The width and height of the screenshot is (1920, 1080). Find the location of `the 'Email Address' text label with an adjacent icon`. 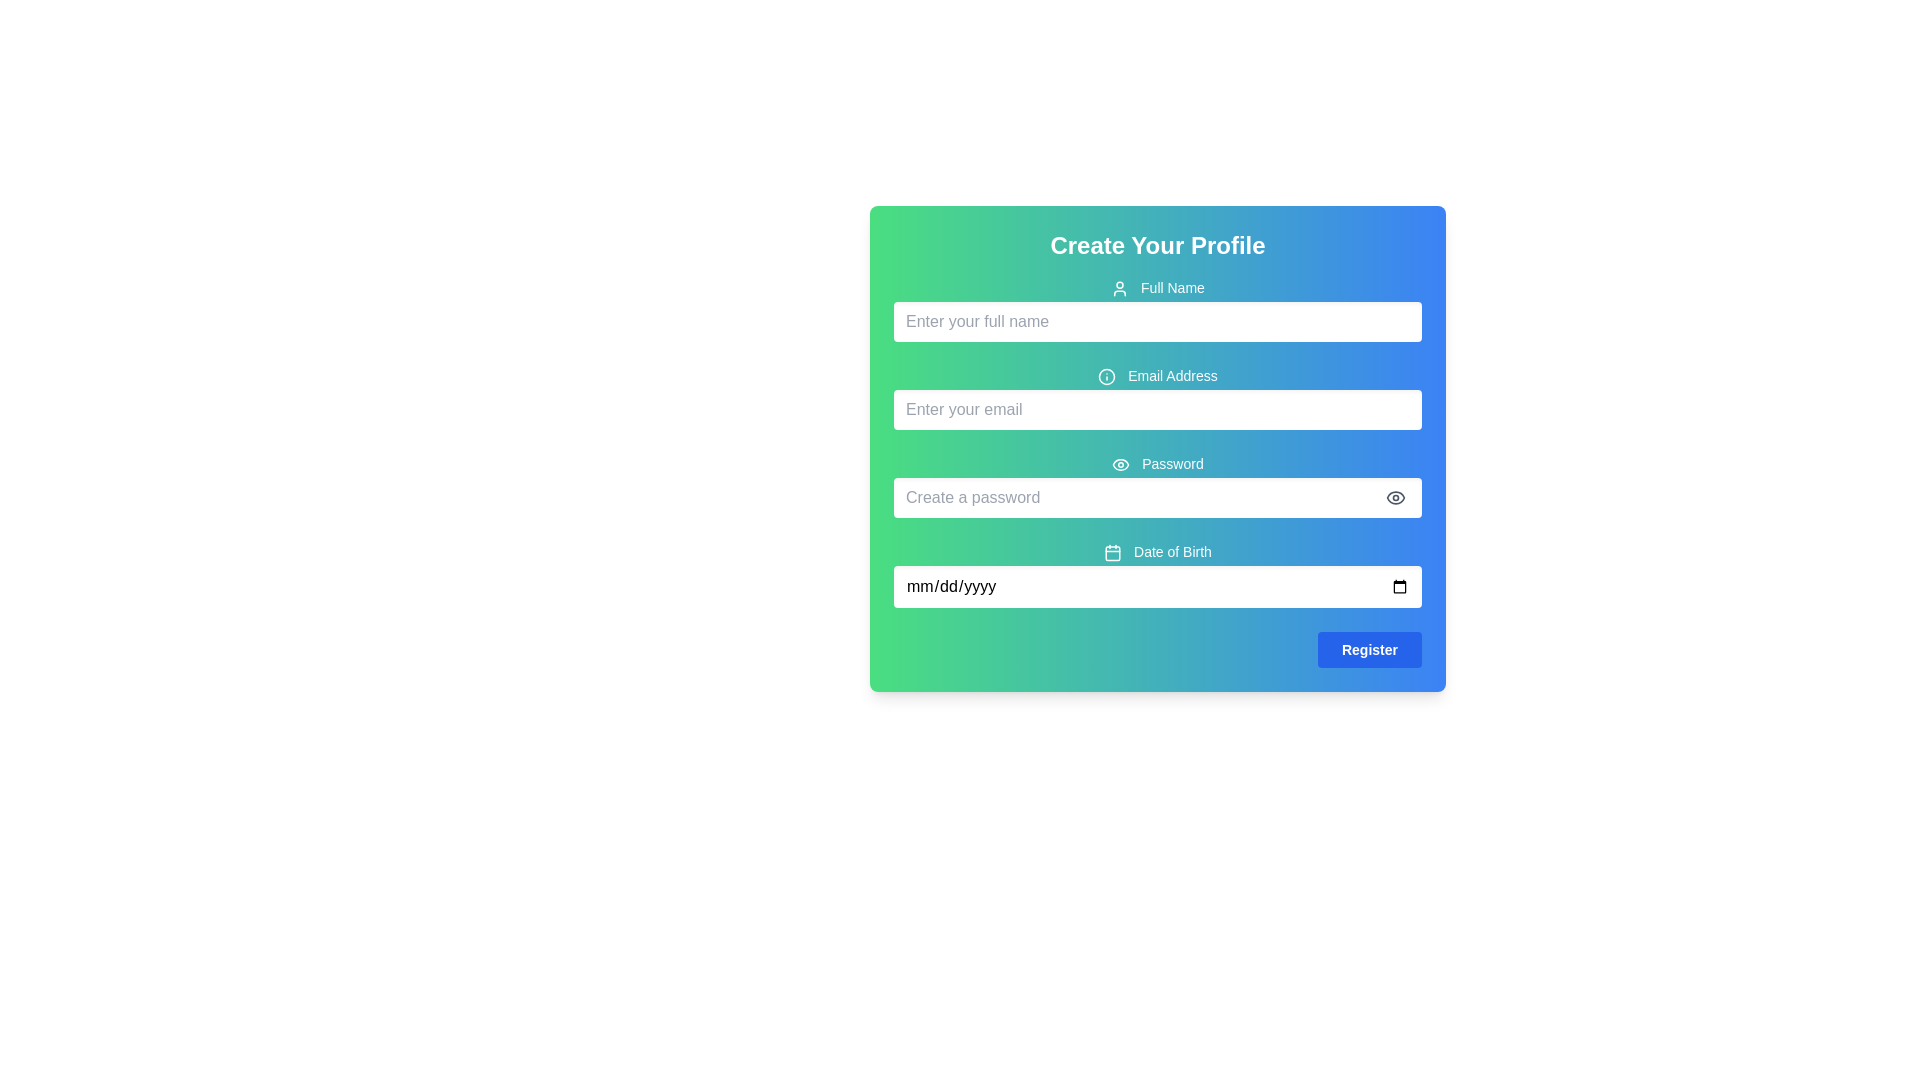

the 'Email Address' text label with an adjacent icon is located at coordinates (1157, 375).